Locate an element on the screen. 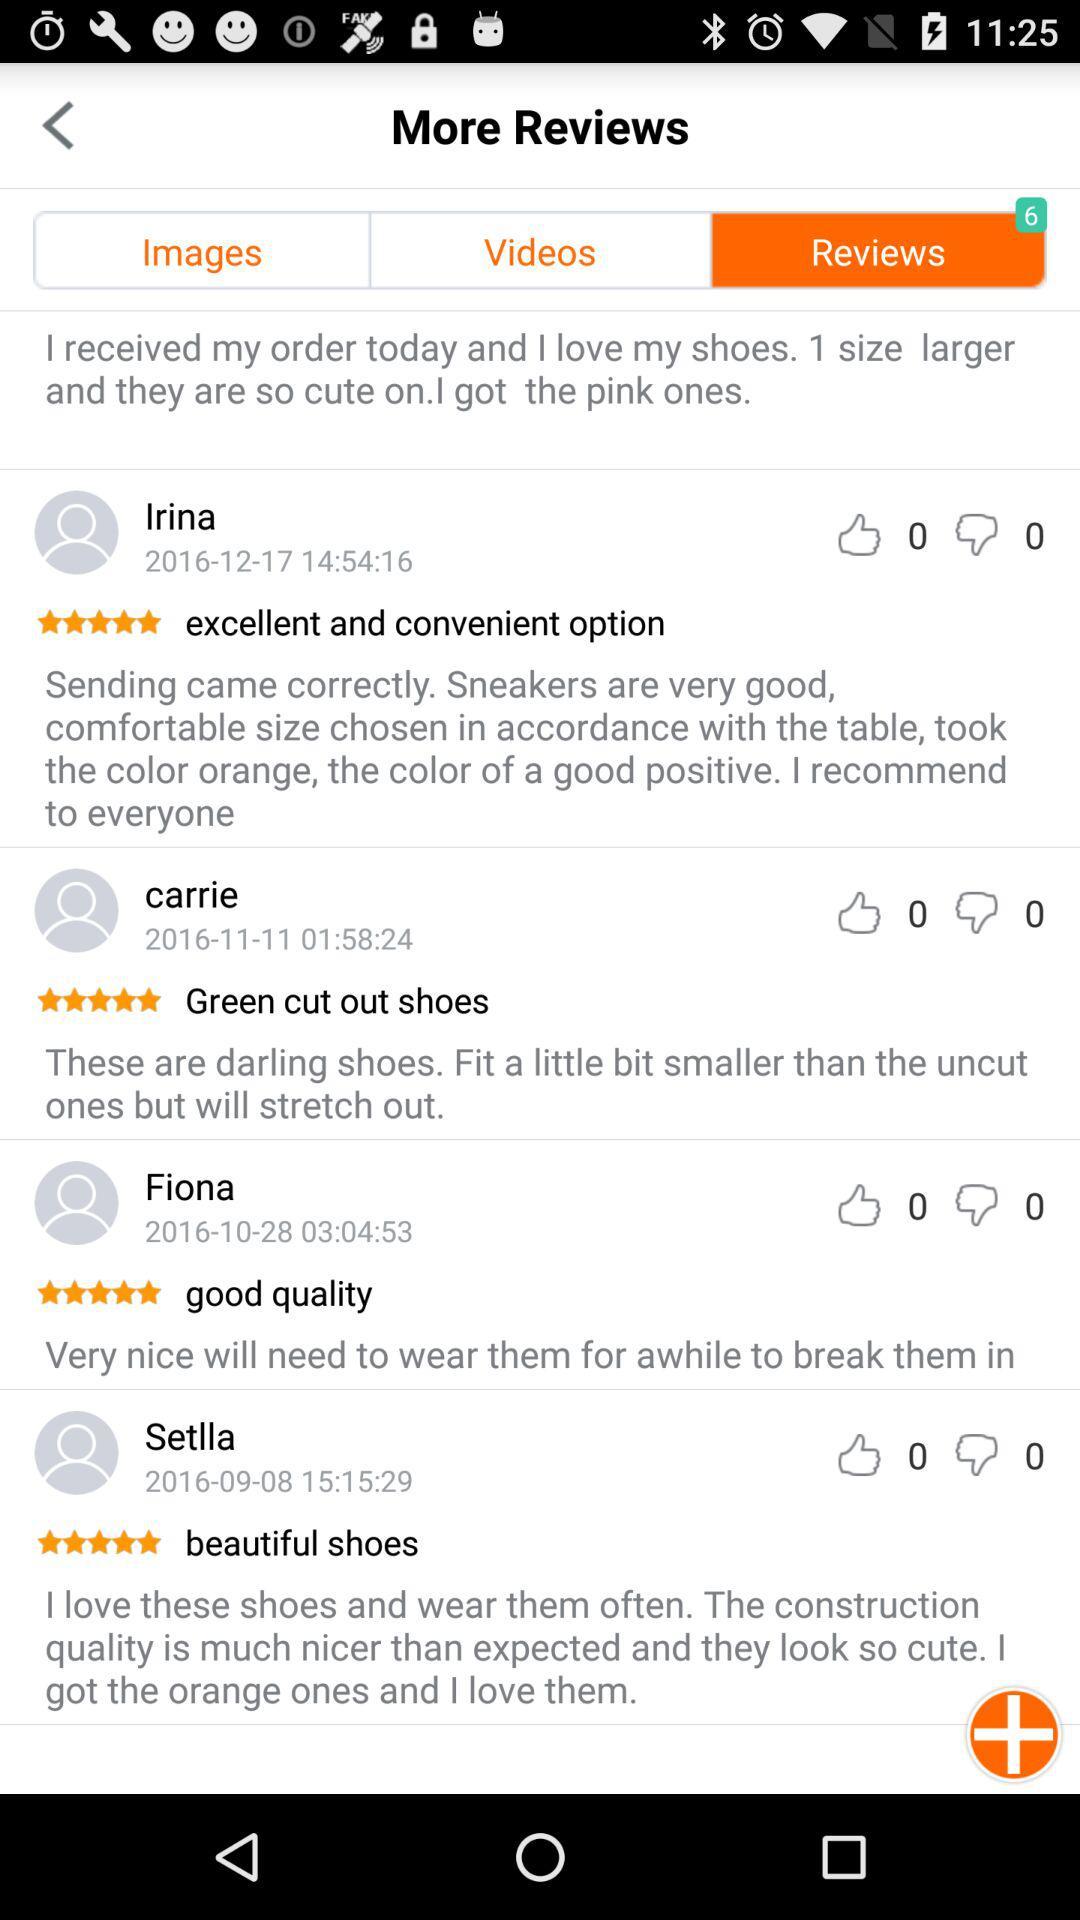 Image resolution: width=1080 pixels, height=1920 pixels. good quality icon is located at coordinates (612, 1292).